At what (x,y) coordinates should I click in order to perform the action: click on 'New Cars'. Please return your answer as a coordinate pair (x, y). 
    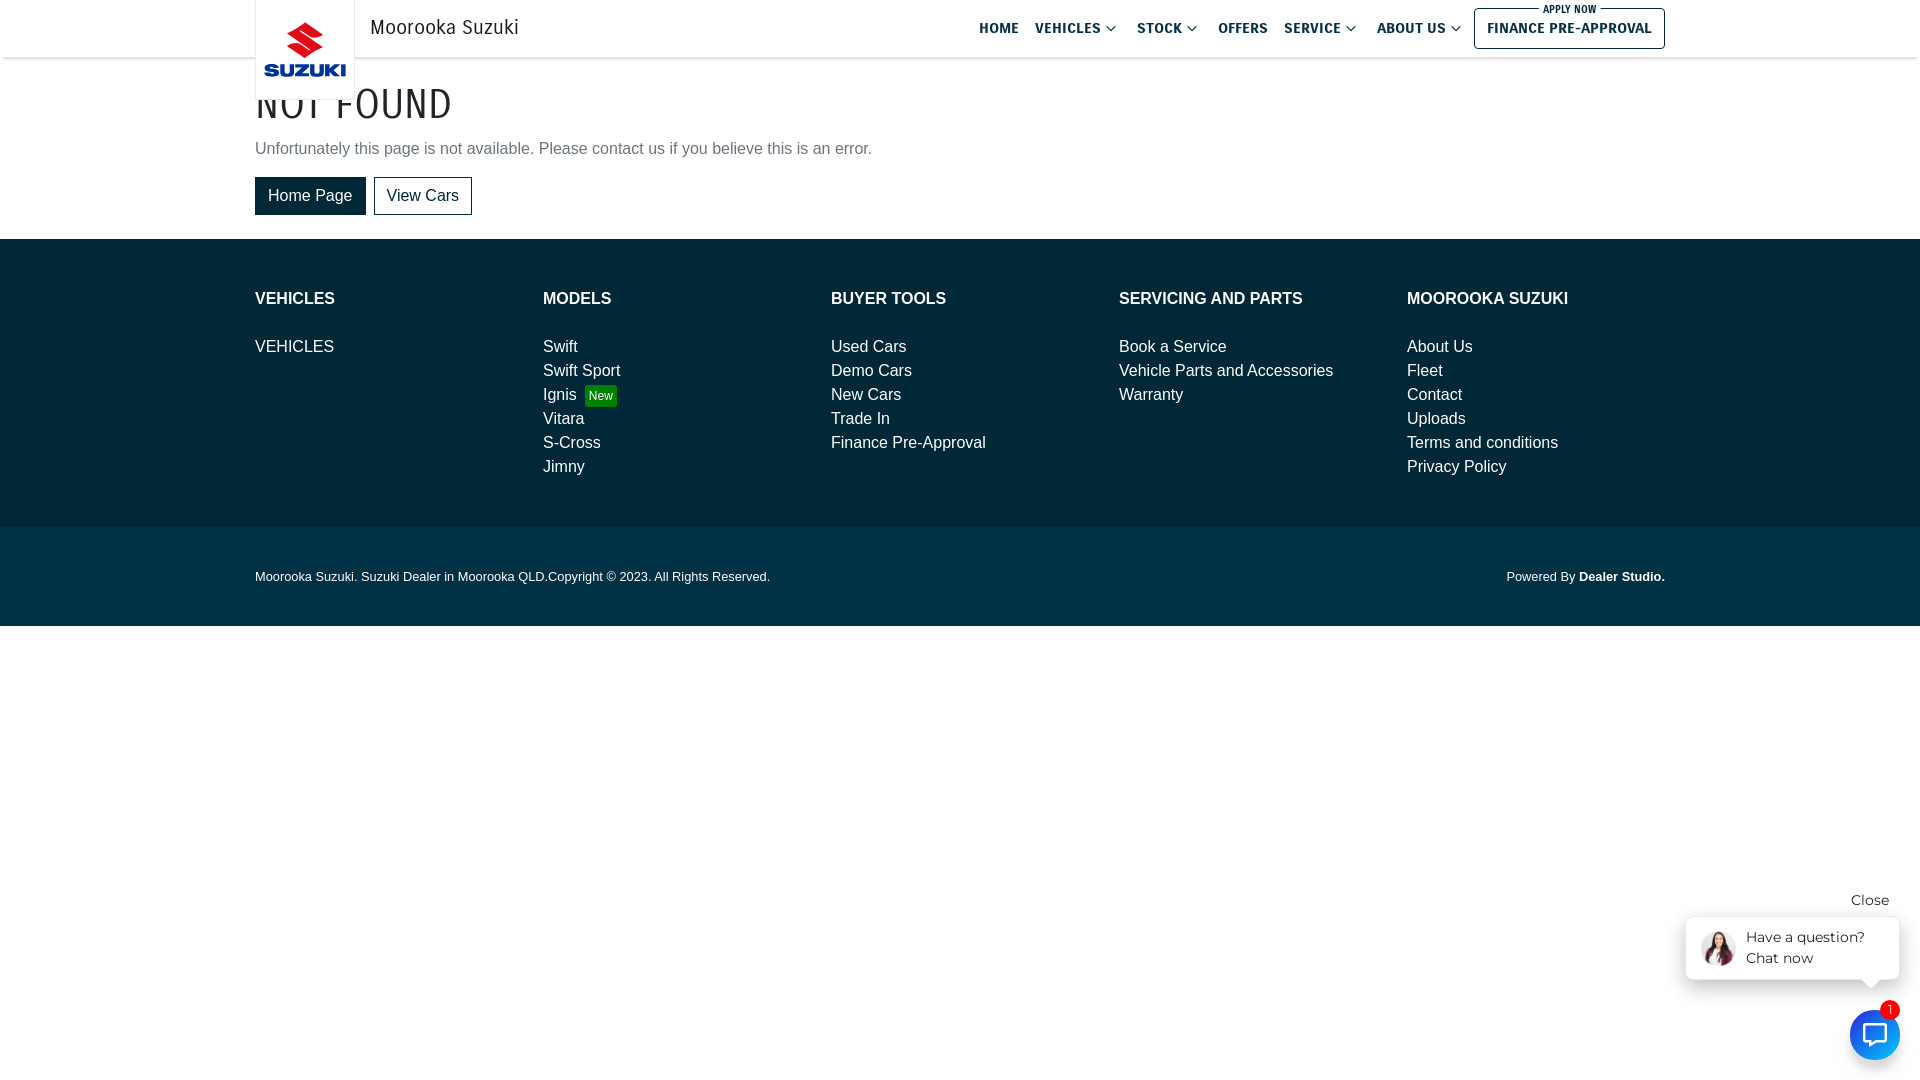
    Looking at the image, I should click on (865, 394).